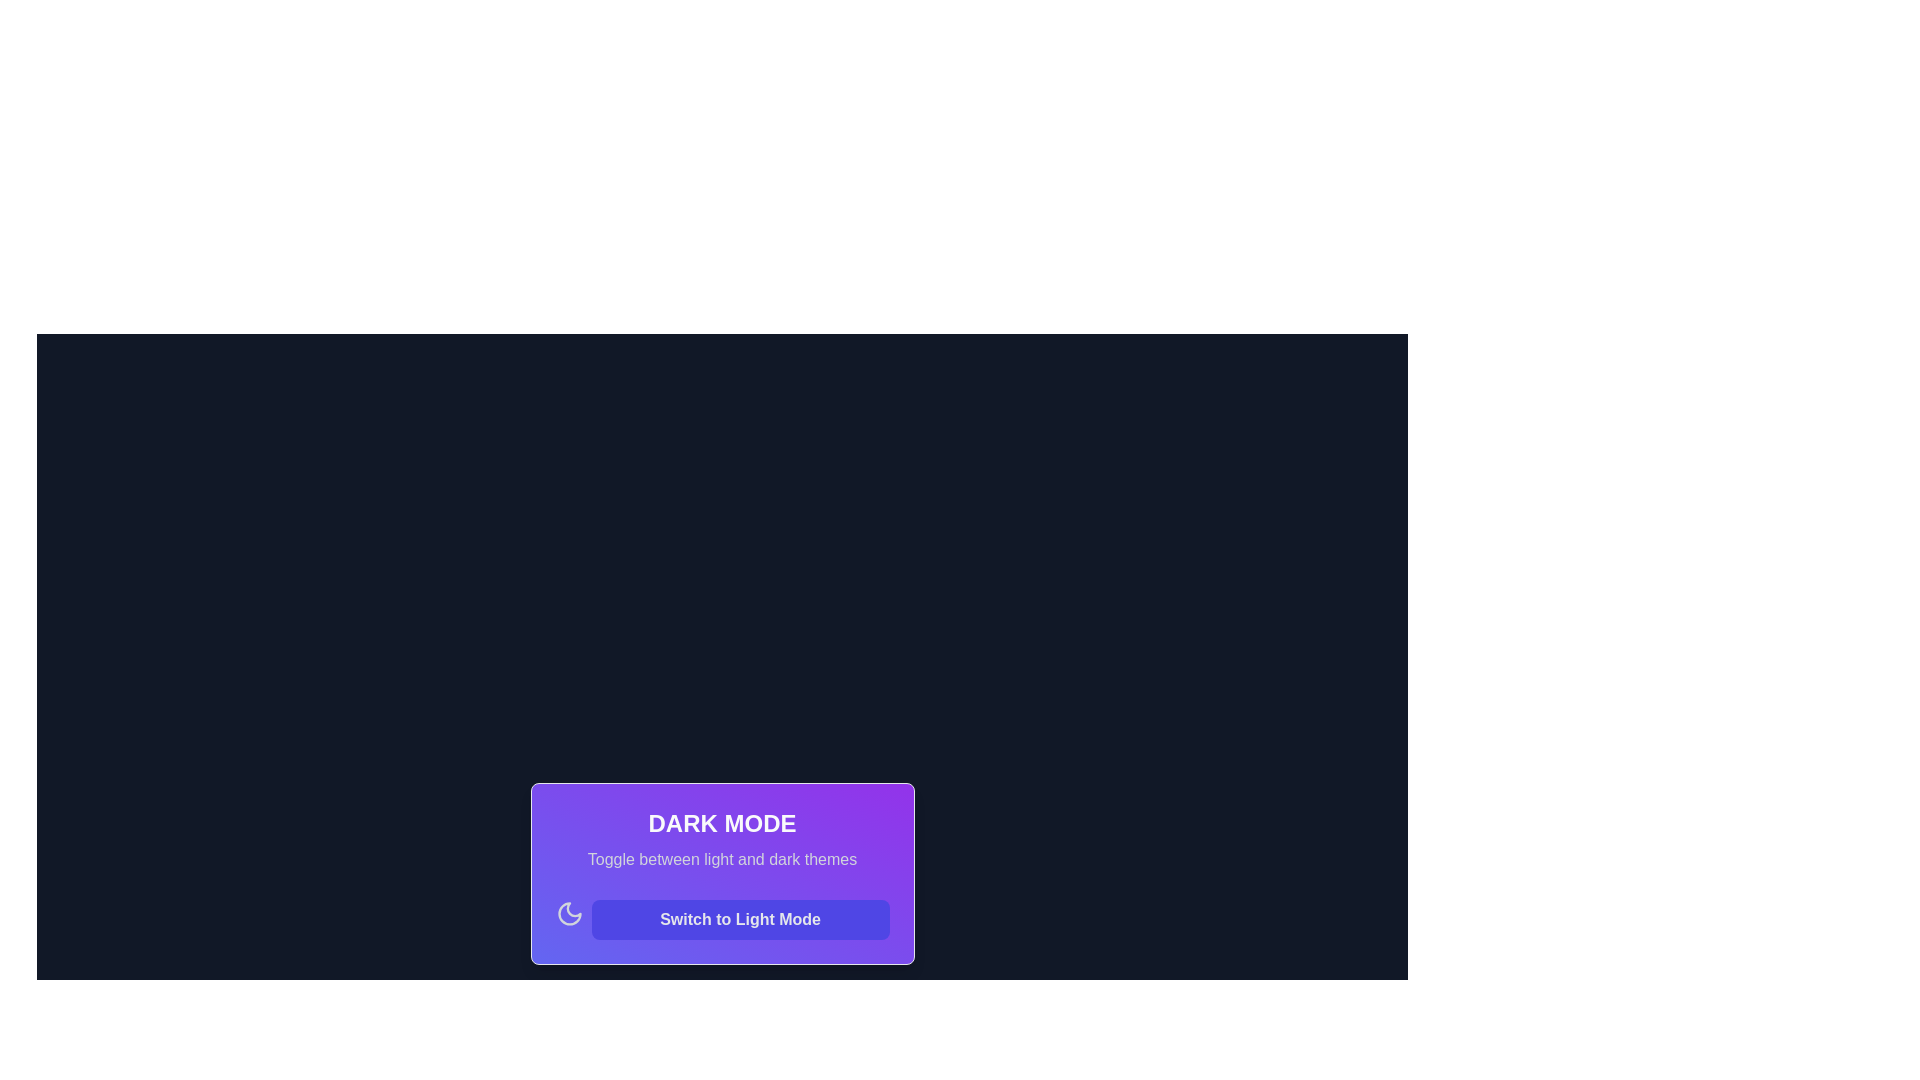 The height and width of the screenshot is (1080, 1920). What do you see at coordinates (568, 914) in the screenshot?
I see `the crescent moon icon representing the dark mode feature` at bounding box center [568, 914].